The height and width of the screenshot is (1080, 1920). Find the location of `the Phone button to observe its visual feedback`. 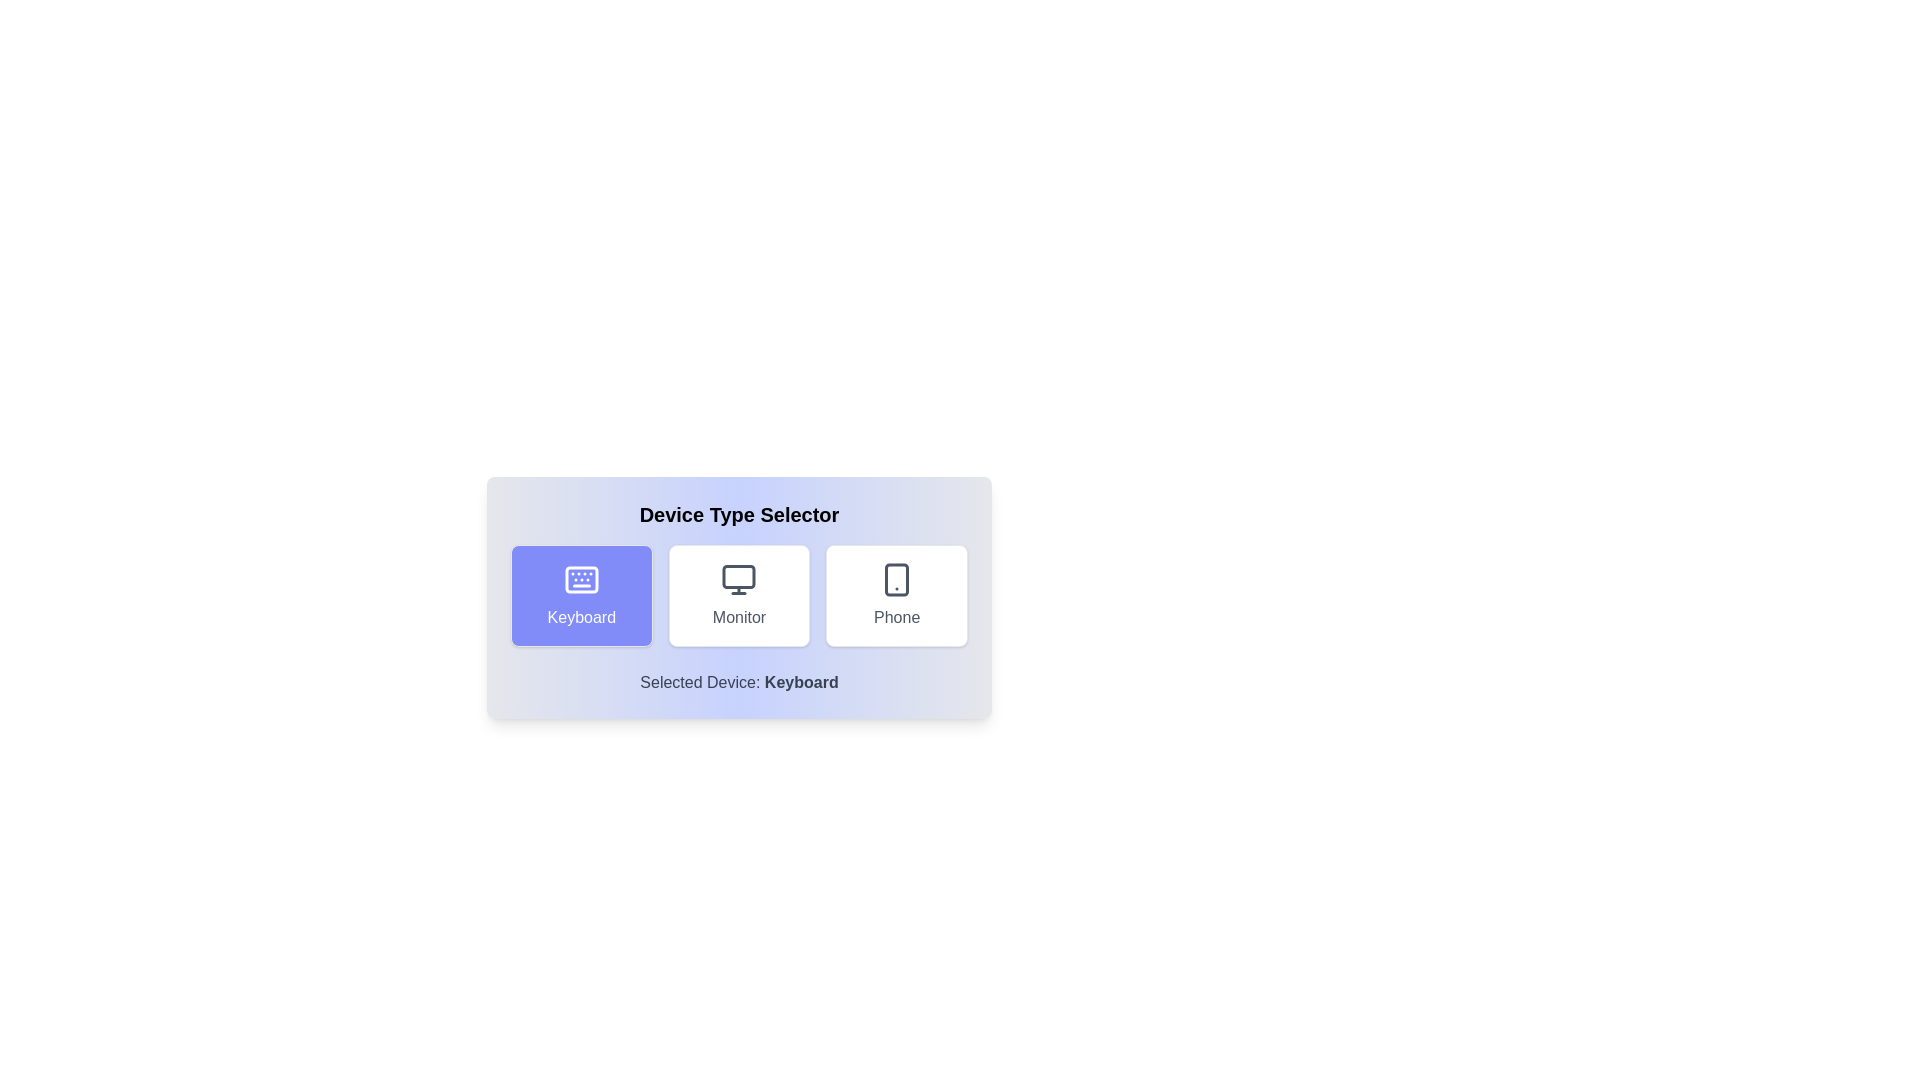

the Phone button to observe its visual feedback is located at coordinates (896, 595).